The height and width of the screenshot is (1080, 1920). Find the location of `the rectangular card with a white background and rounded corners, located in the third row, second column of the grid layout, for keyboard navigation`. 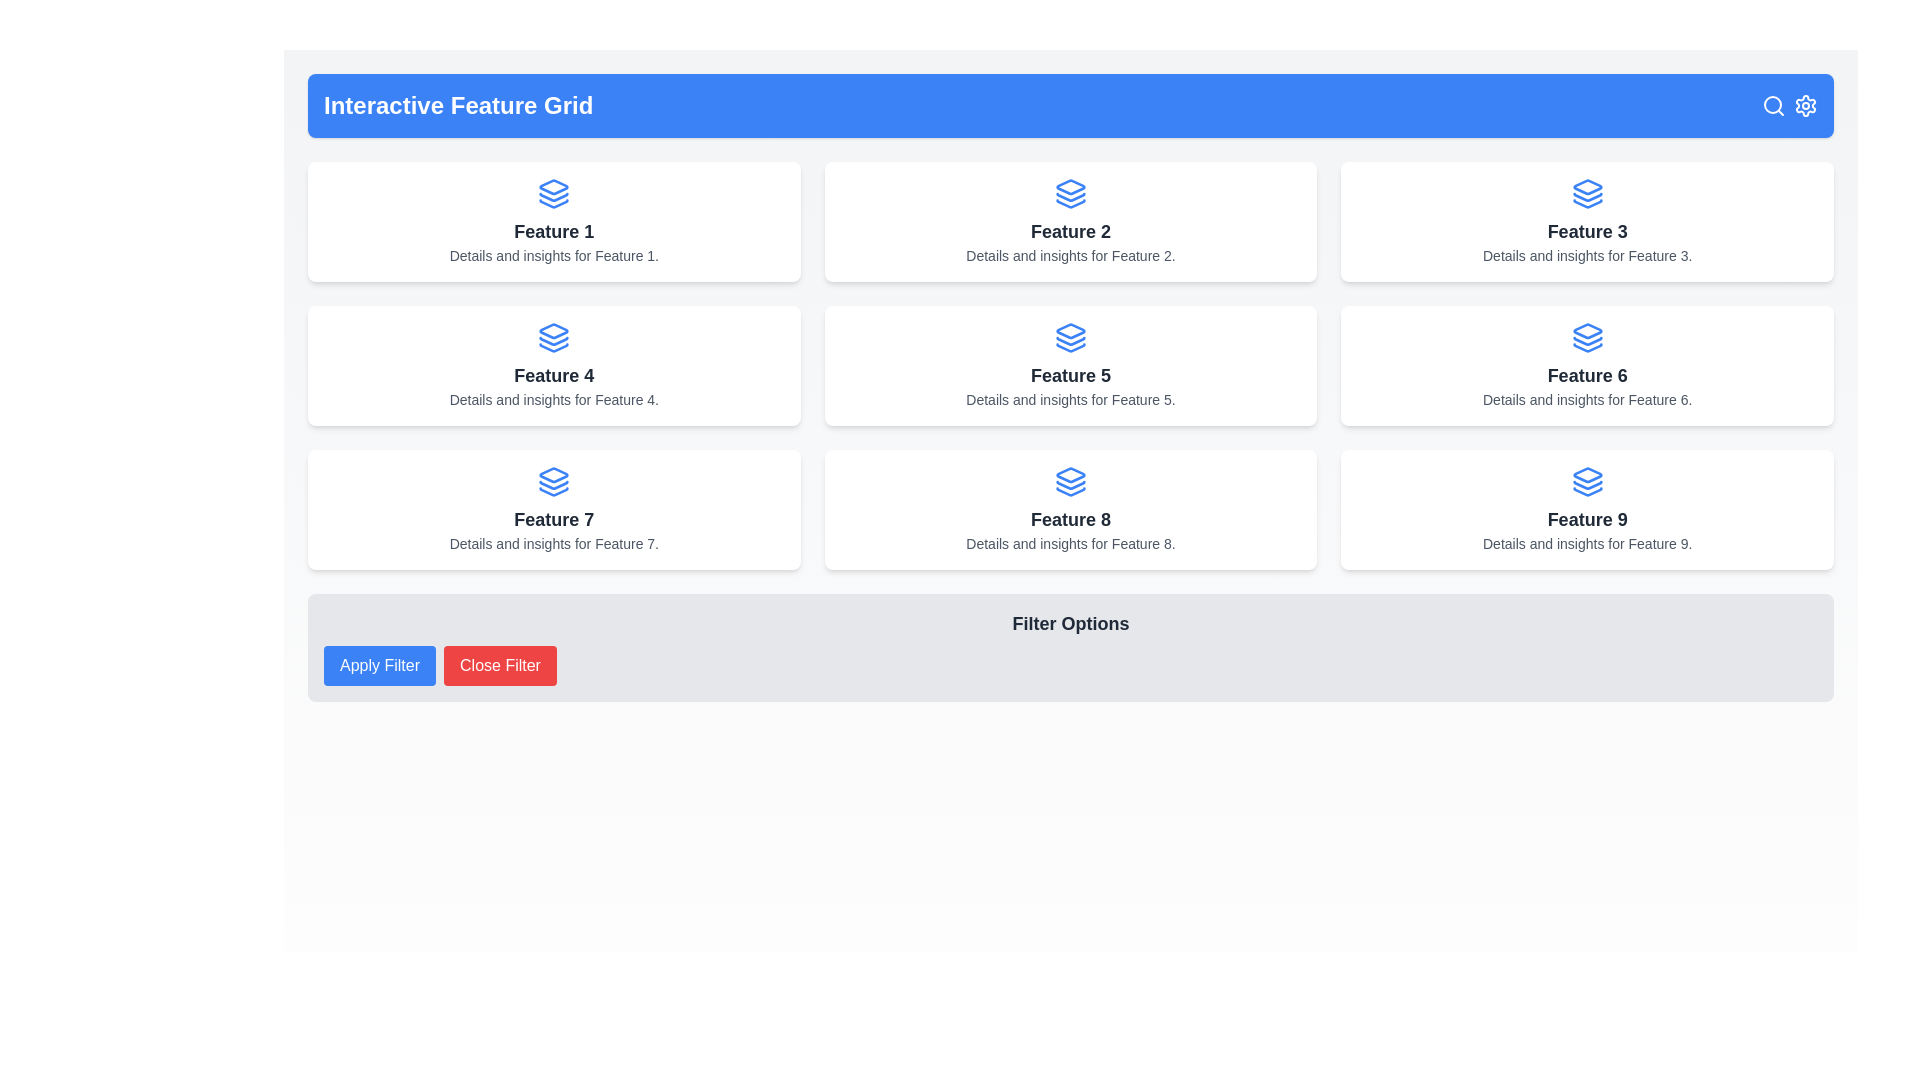

the rectangular card with a white background and rounded corners, located in the third row, second column of the grid layout, for keyboard navigation is located at coordinates (1069, 508).